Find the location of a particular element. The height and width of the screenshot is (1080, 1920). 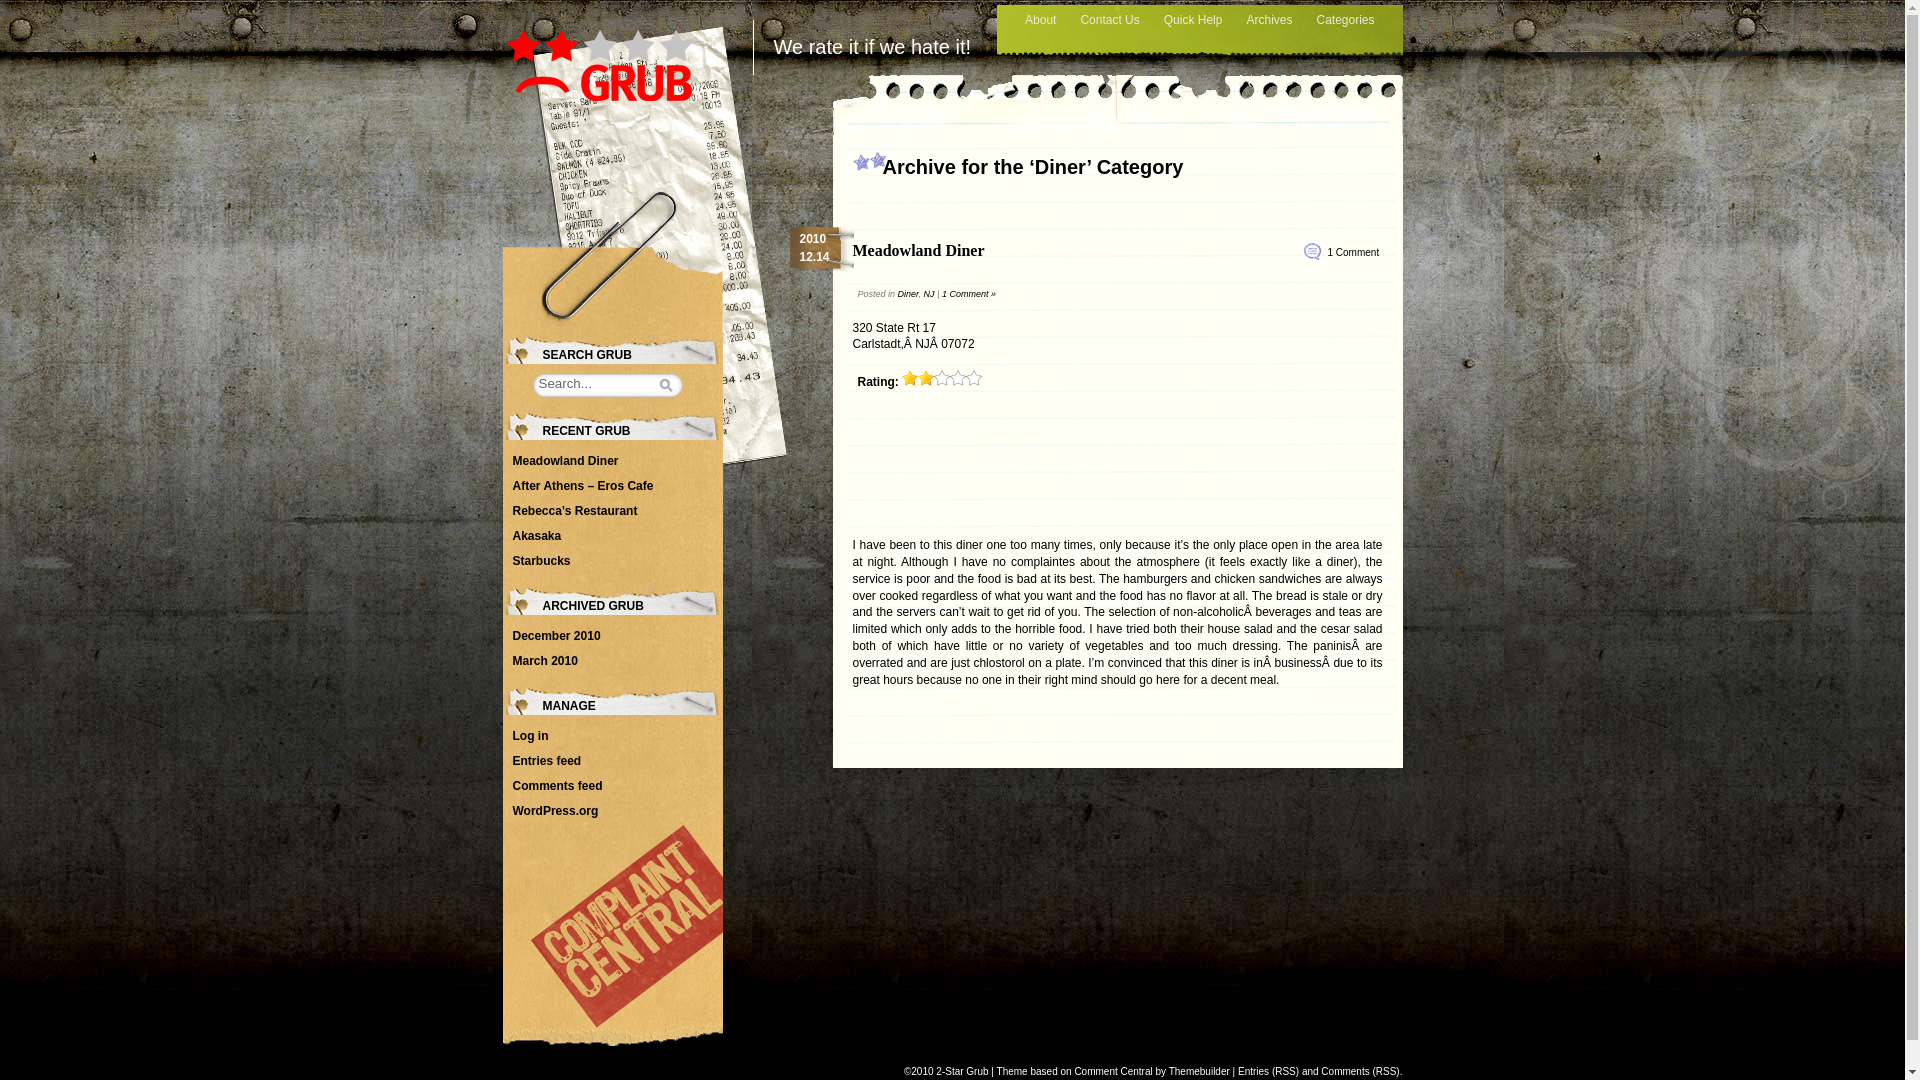

'Comment Central by Themebuilder' is located at coordinates (1151, 1070).